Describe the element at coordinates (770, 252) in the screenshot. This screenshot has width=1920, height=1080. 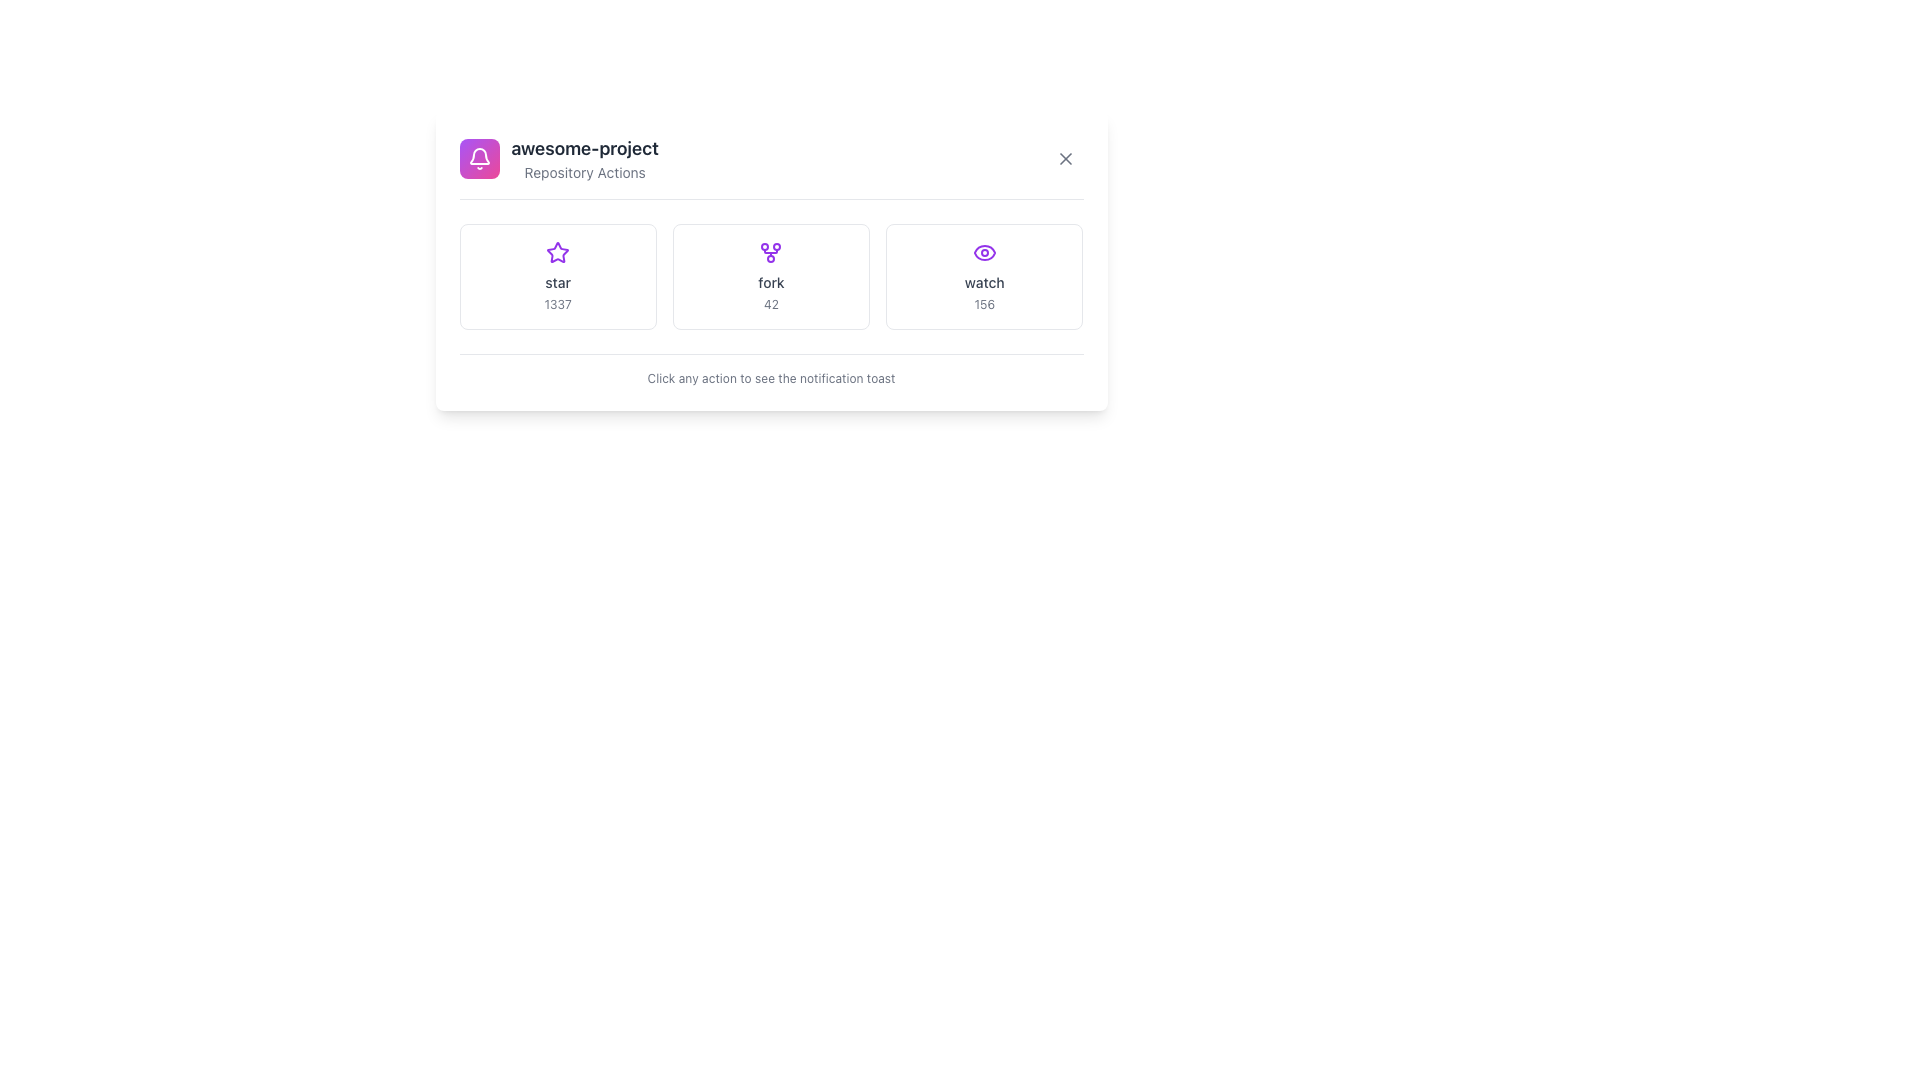
I see `the purple fork diagram icon located within the 'Repository Actions' panel, specifically` at that location.